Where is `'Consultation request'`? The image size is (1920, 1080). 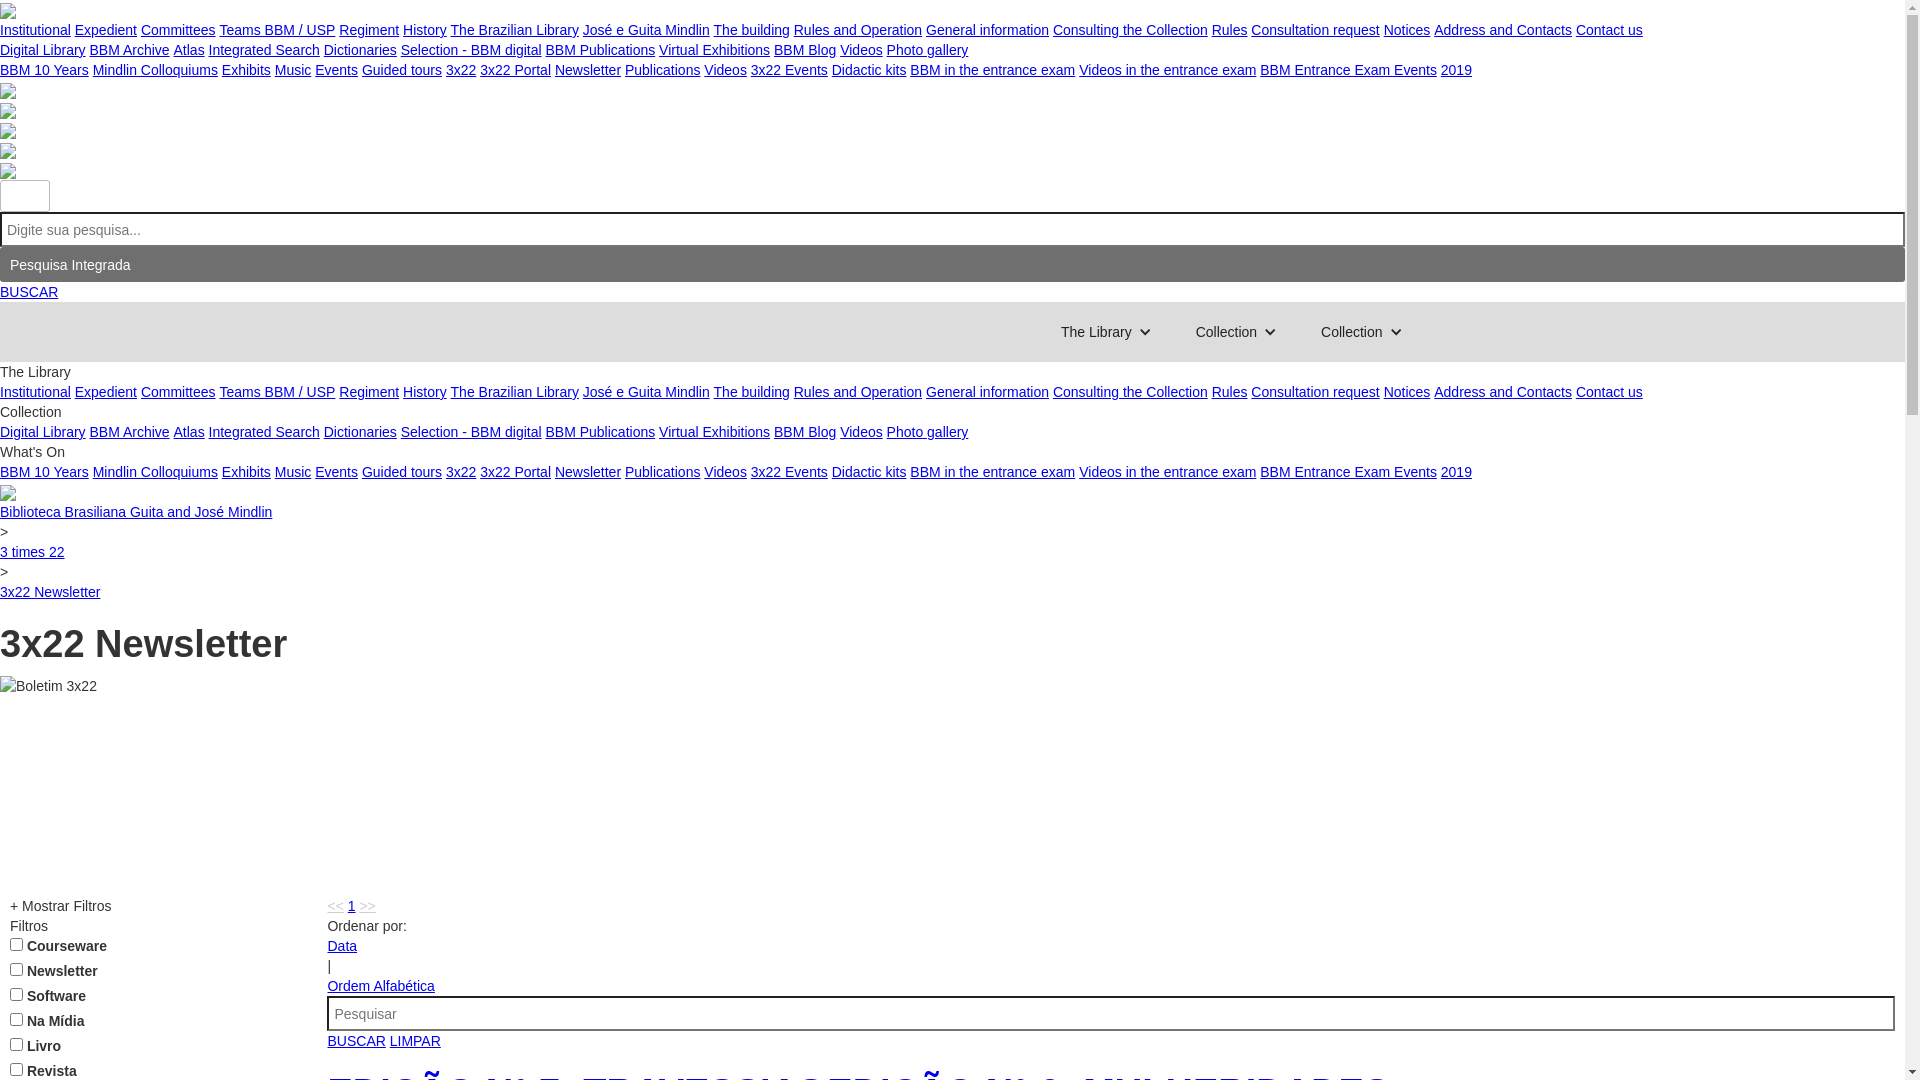
'Consultation request' is located at coordinates (1315, 30).